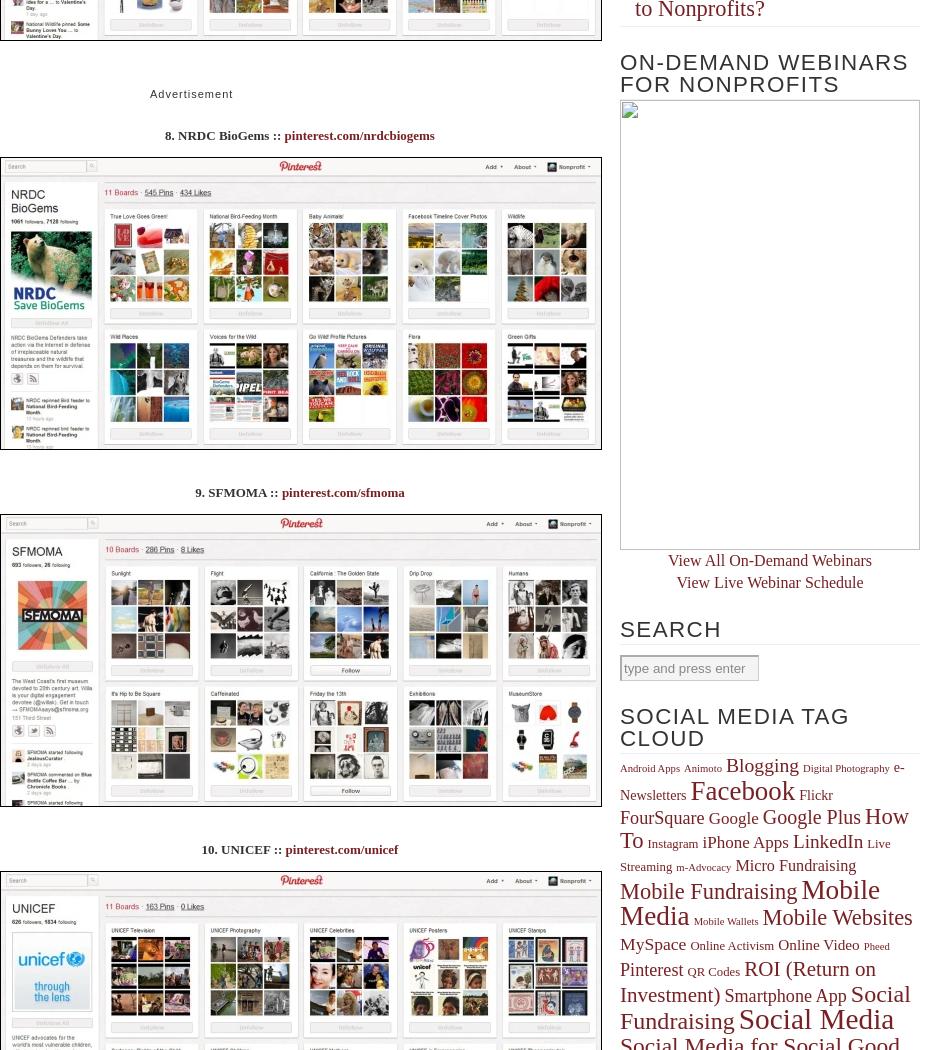  Describe the element at coordinates (763, 72) in the screenshot. I see `'On-Demand Webinars for Nonprofits'` at that location.